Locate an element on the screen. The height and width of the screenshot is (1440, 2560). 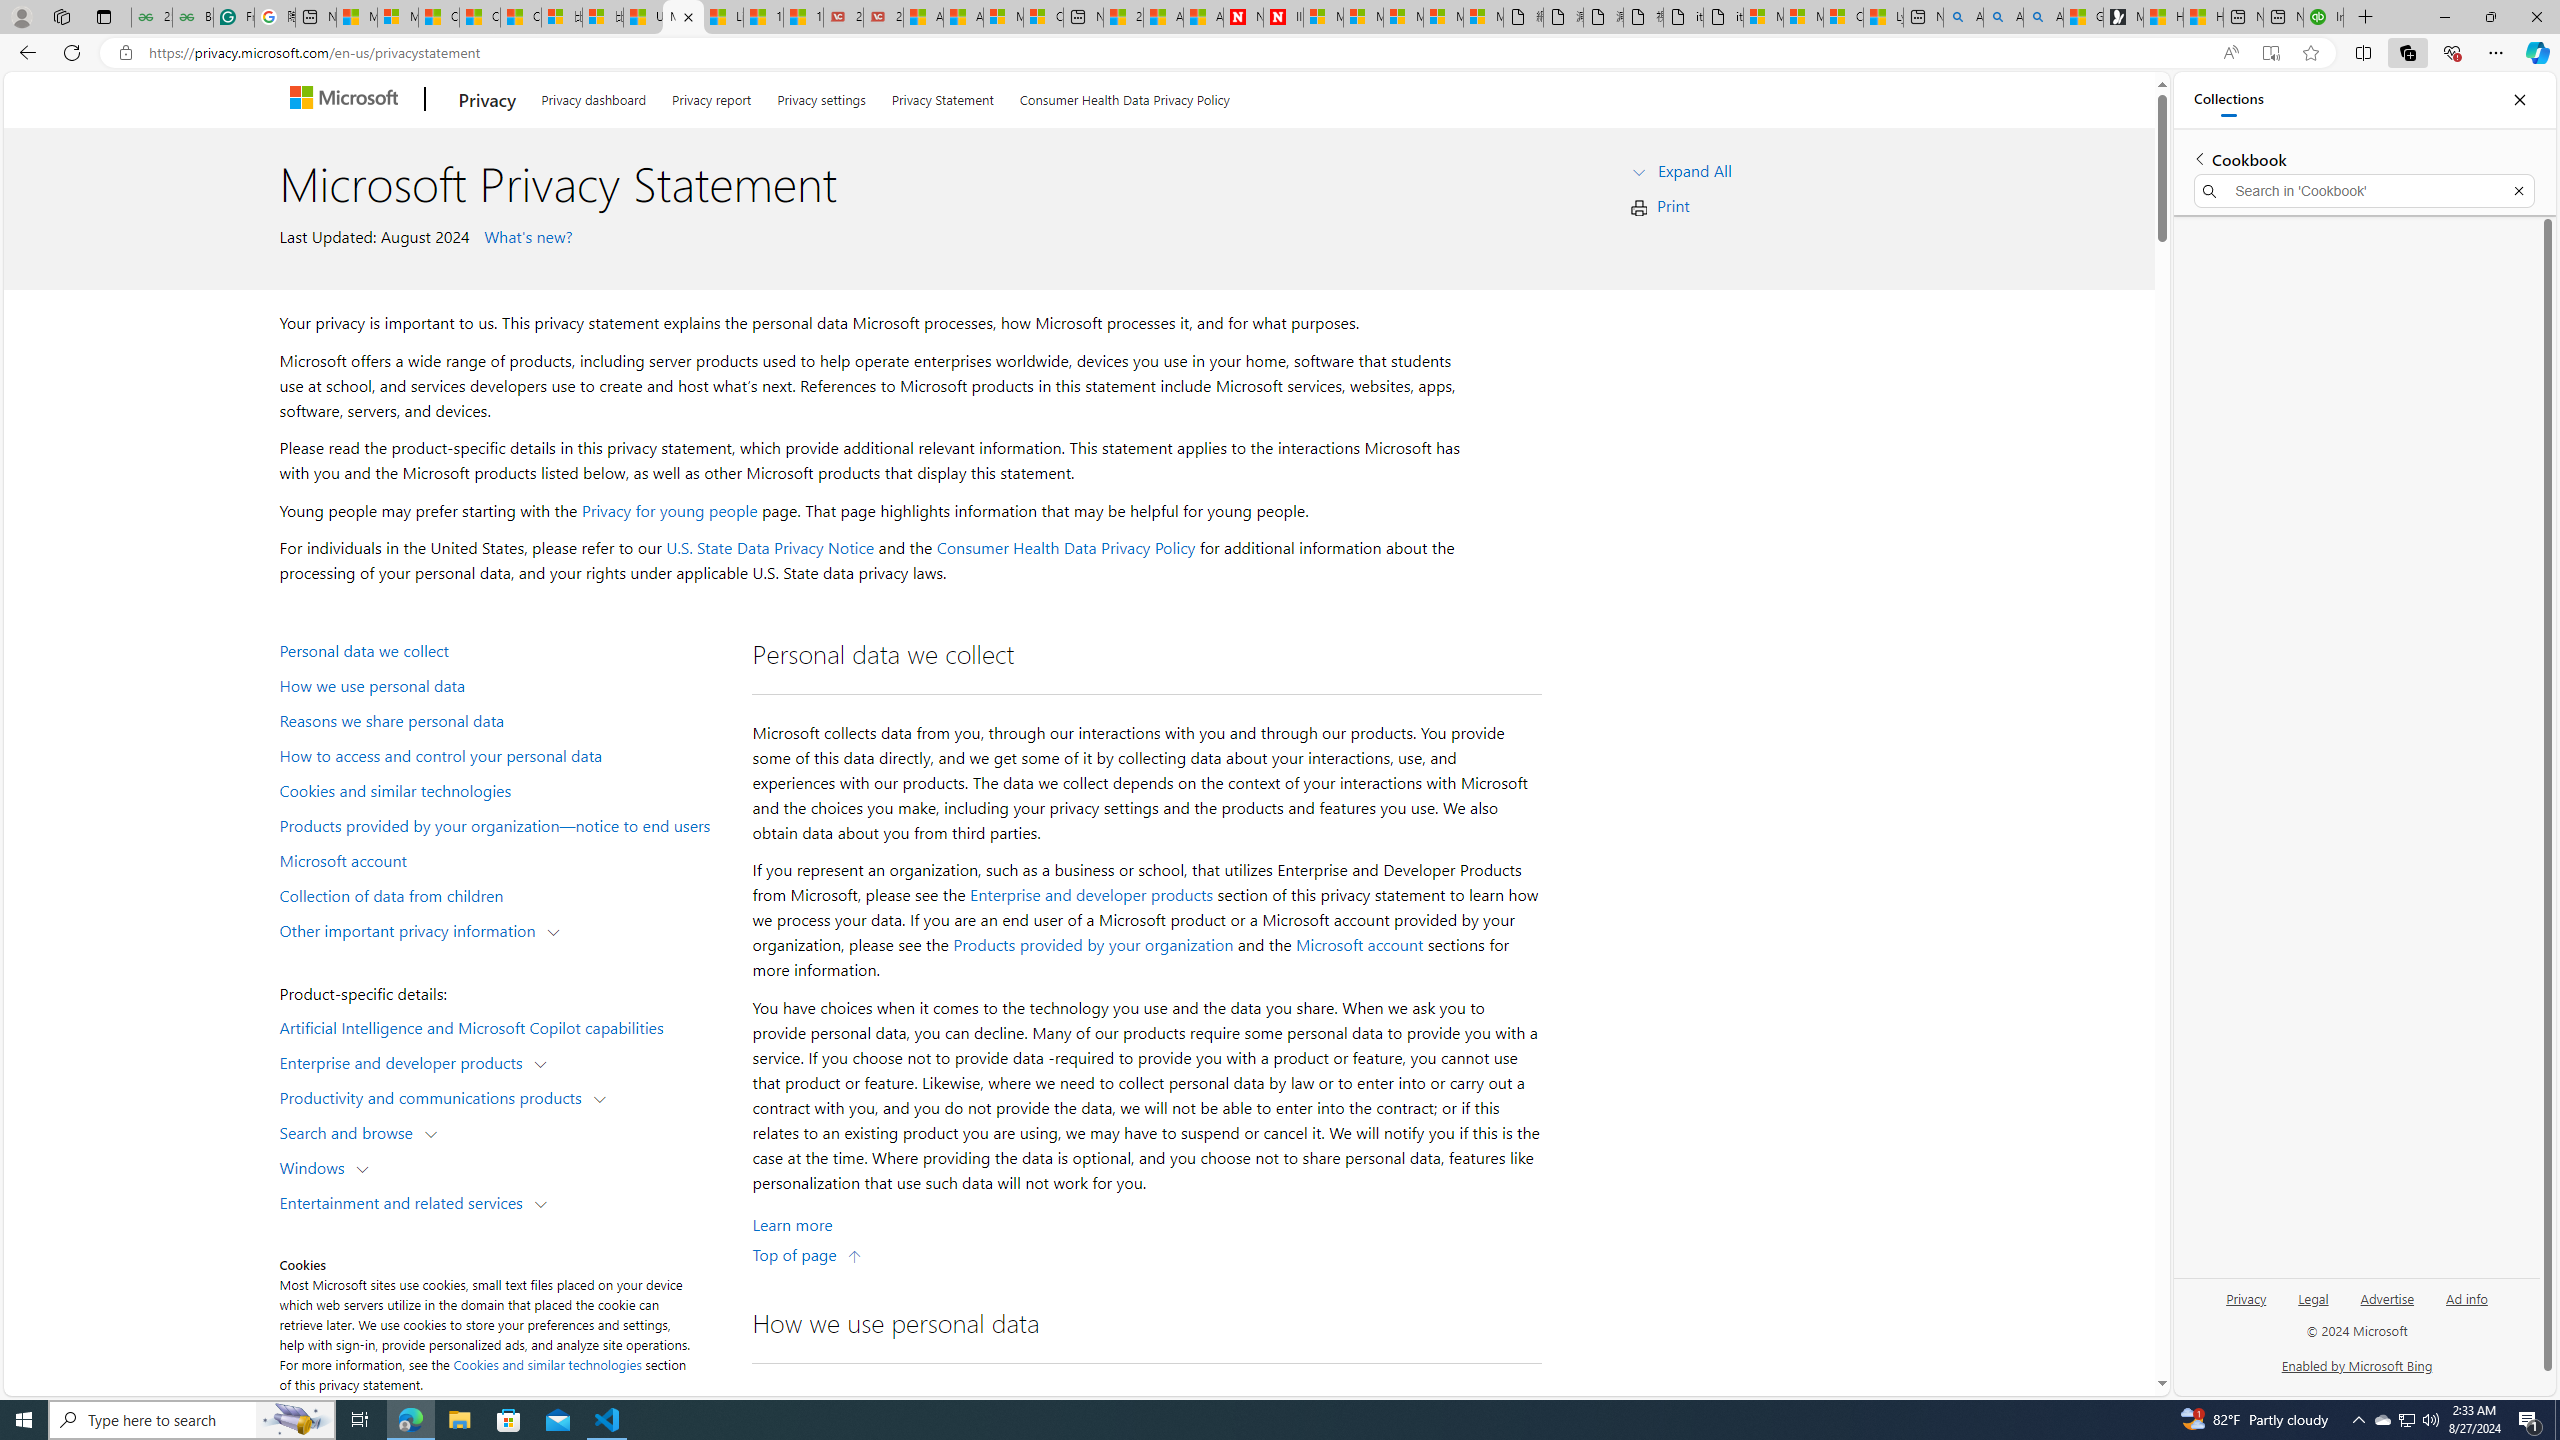
'Privacy Statement' is located at coordinates (942, 96).